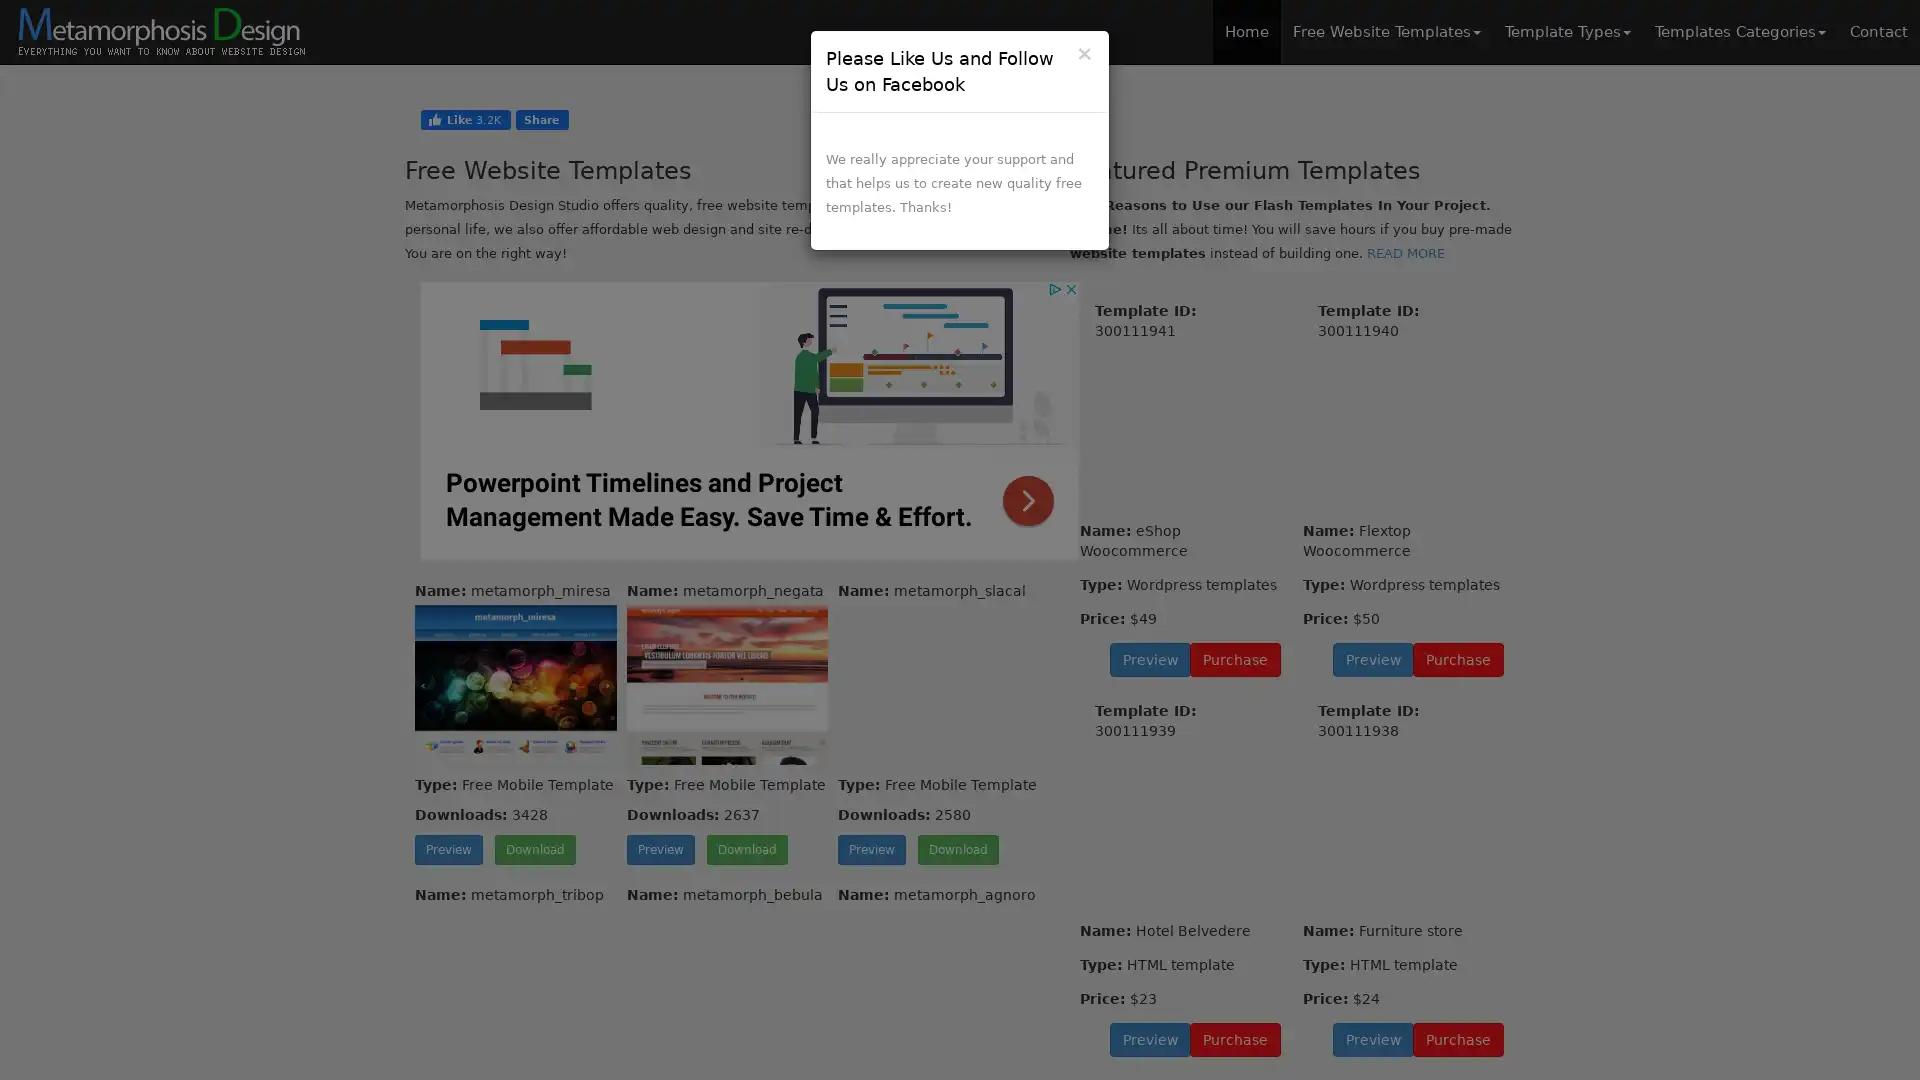 The width and height of the screenshot is (1920, 1080). Describe the element at coordinates (535, 849) in the screenshot. I see `Download` at that location.